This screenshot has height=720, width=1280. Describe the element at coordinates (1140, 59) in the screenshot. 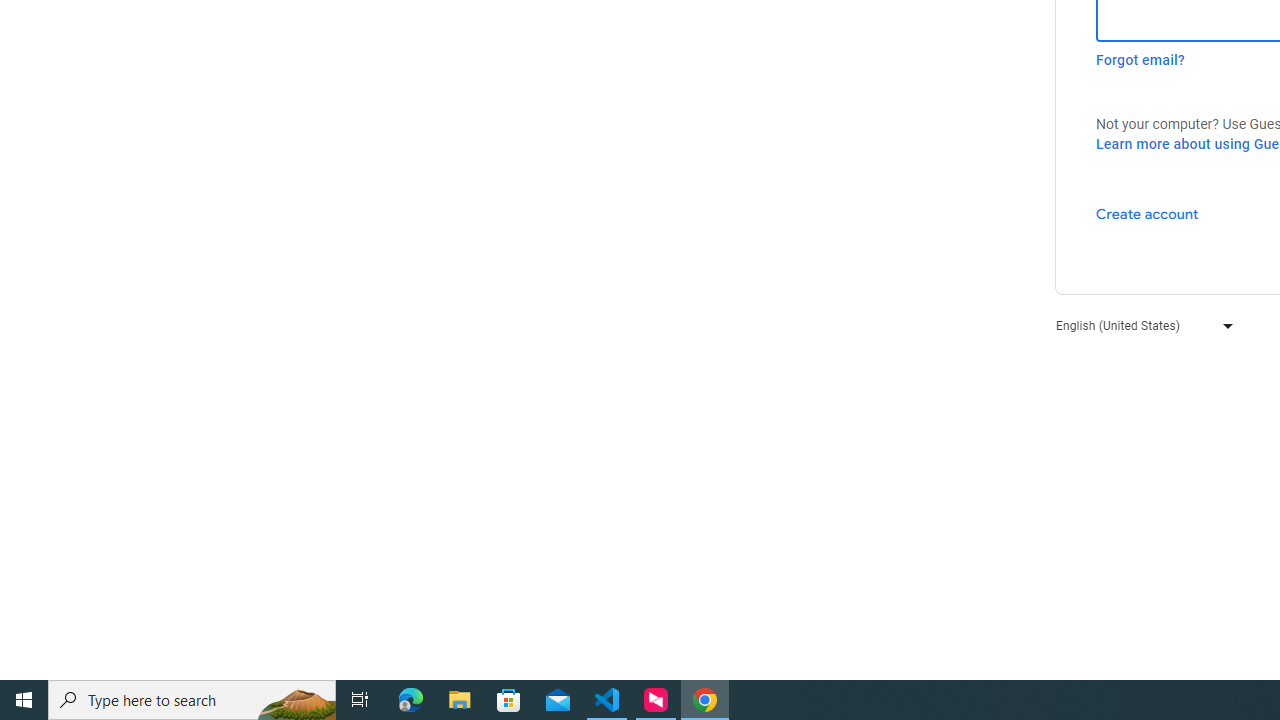

I see `'Forgot email?'` at that location.